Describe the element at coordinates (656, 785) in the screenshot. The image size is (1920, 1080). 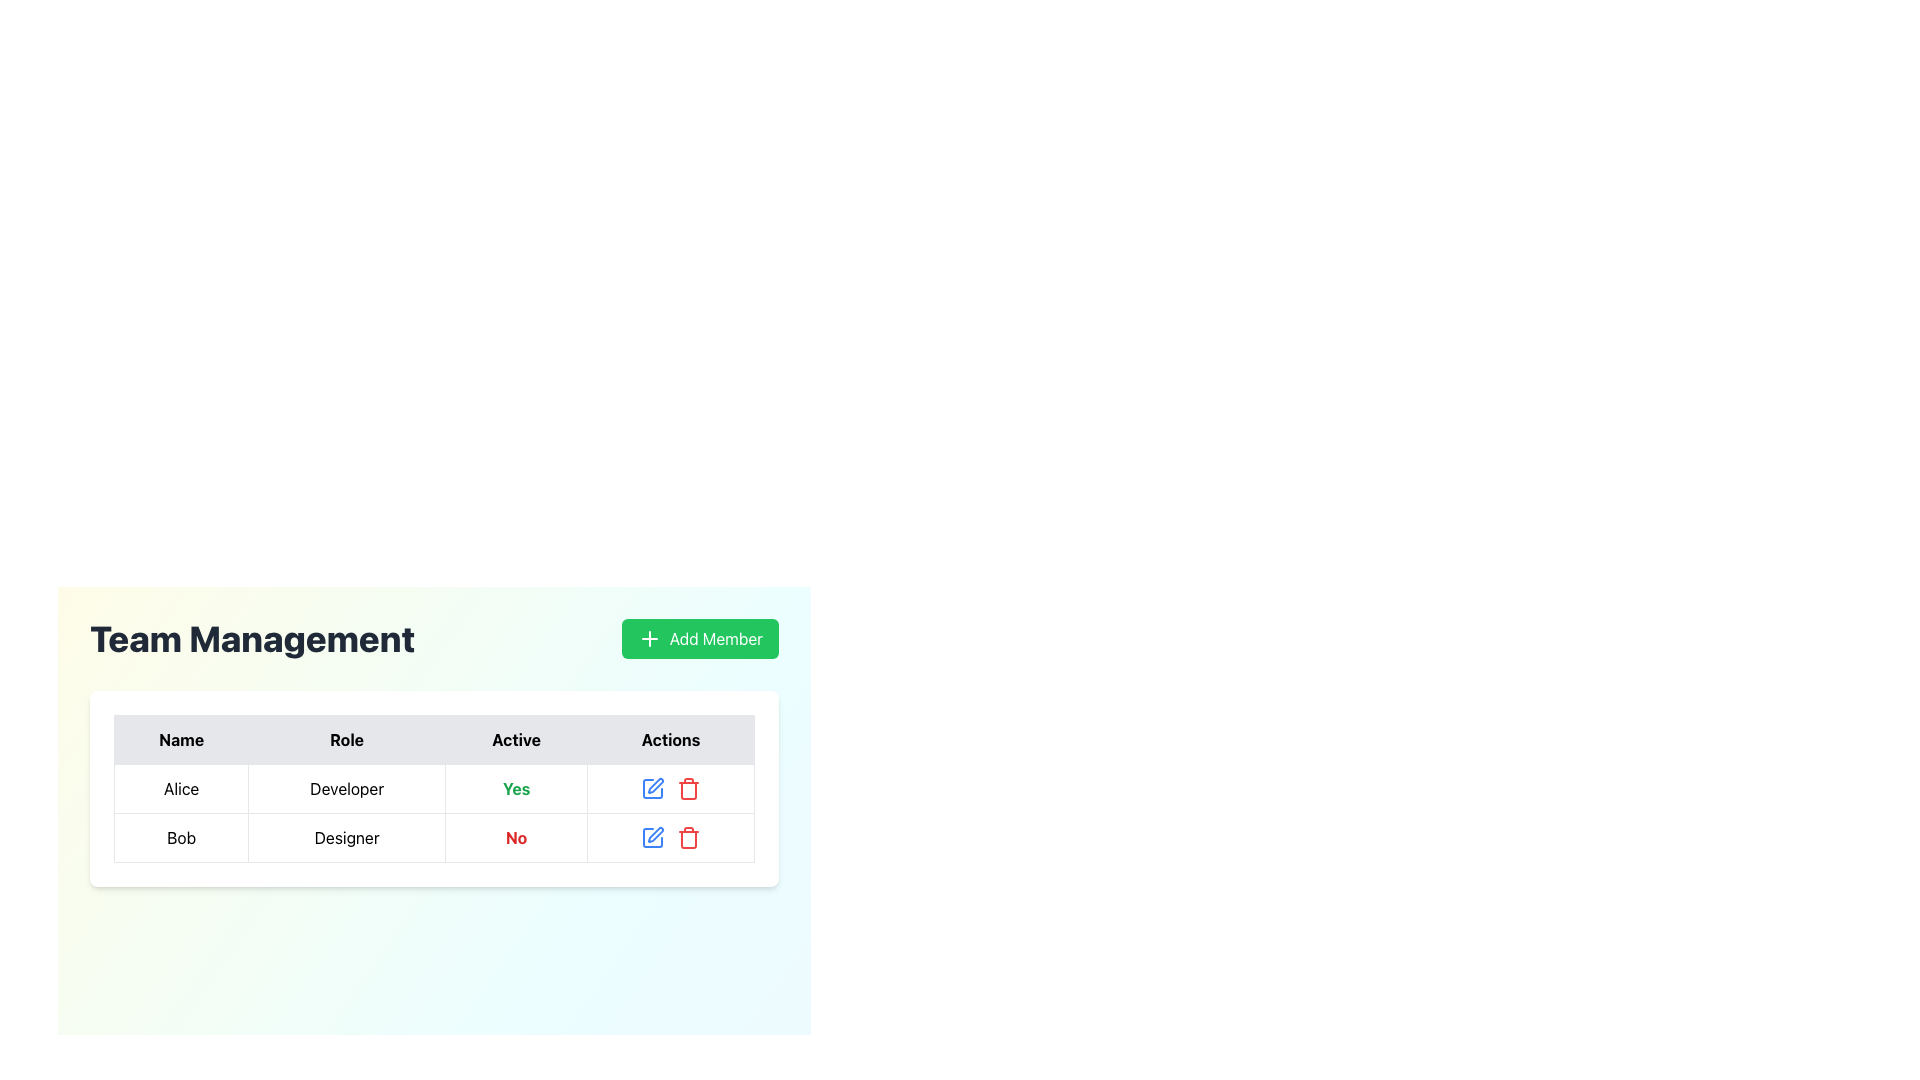
I see `the blue pencil icon in the 'Actions' column for the row labeled 'Alice'` at that location.